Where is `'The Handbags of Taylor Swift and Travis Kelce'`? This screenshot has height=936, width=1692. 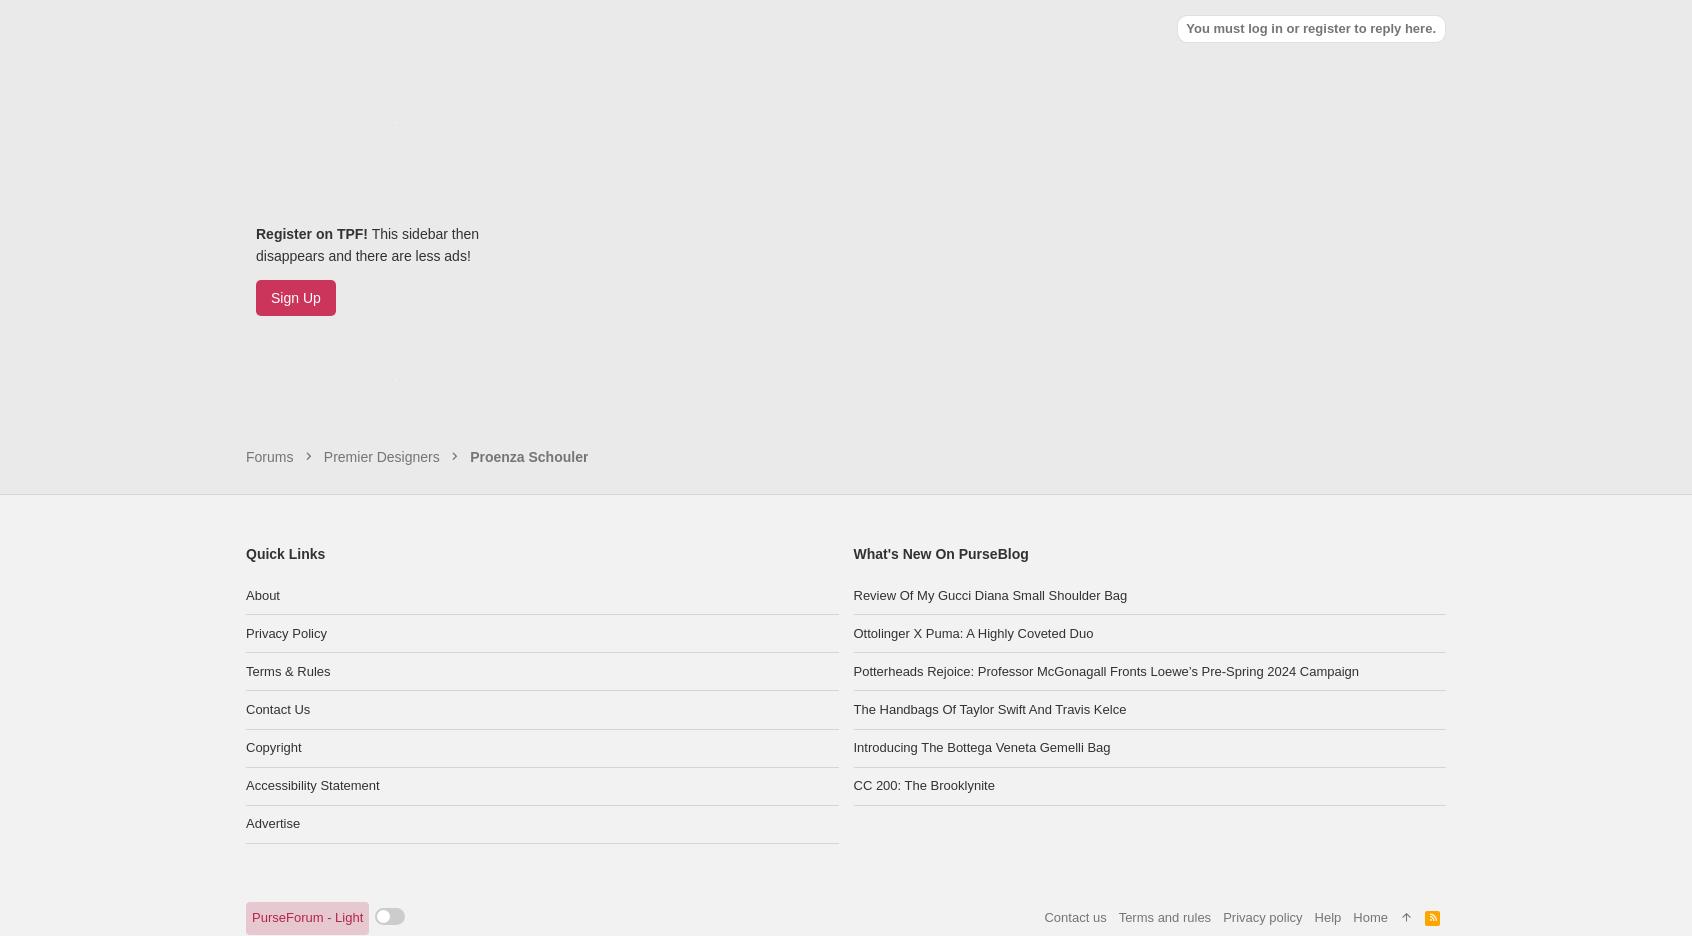
'The Handbags of Taylor Swift and Travis Kelce' is located at coordinates (988, 610).